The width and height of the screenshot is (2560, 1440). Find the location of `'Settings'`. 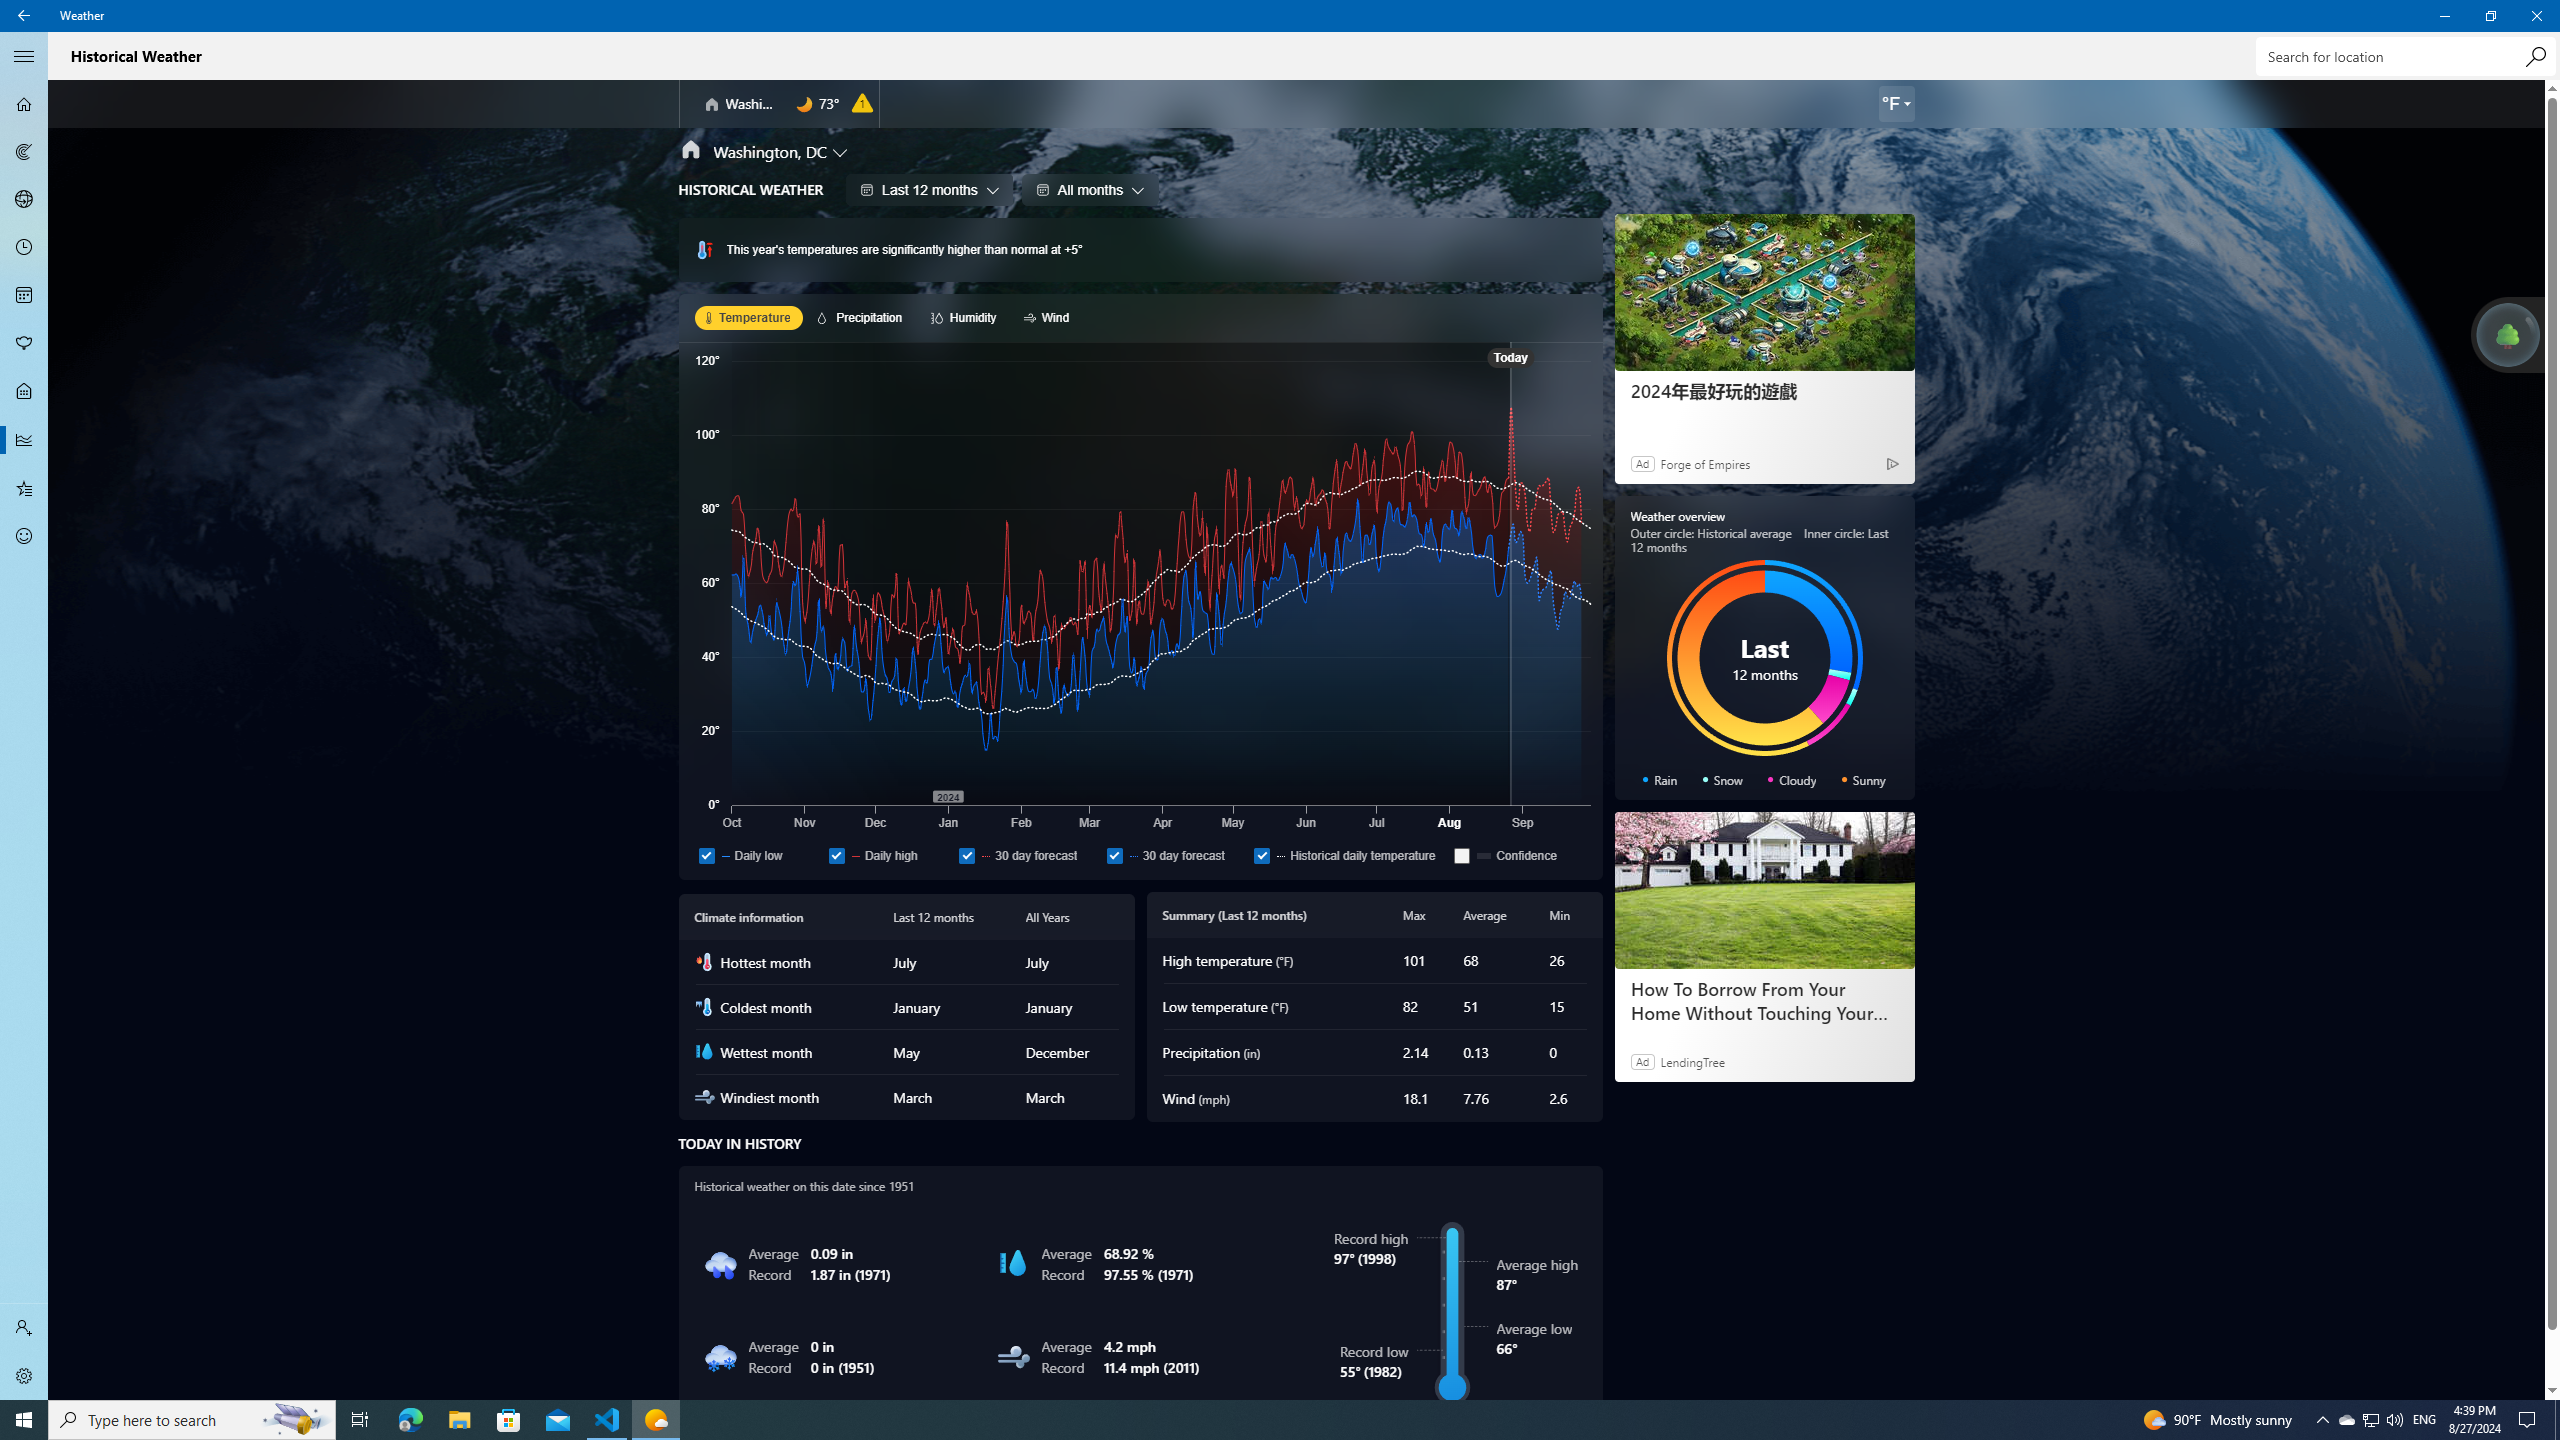

'Settings' is located at coordinates (24, 1374).